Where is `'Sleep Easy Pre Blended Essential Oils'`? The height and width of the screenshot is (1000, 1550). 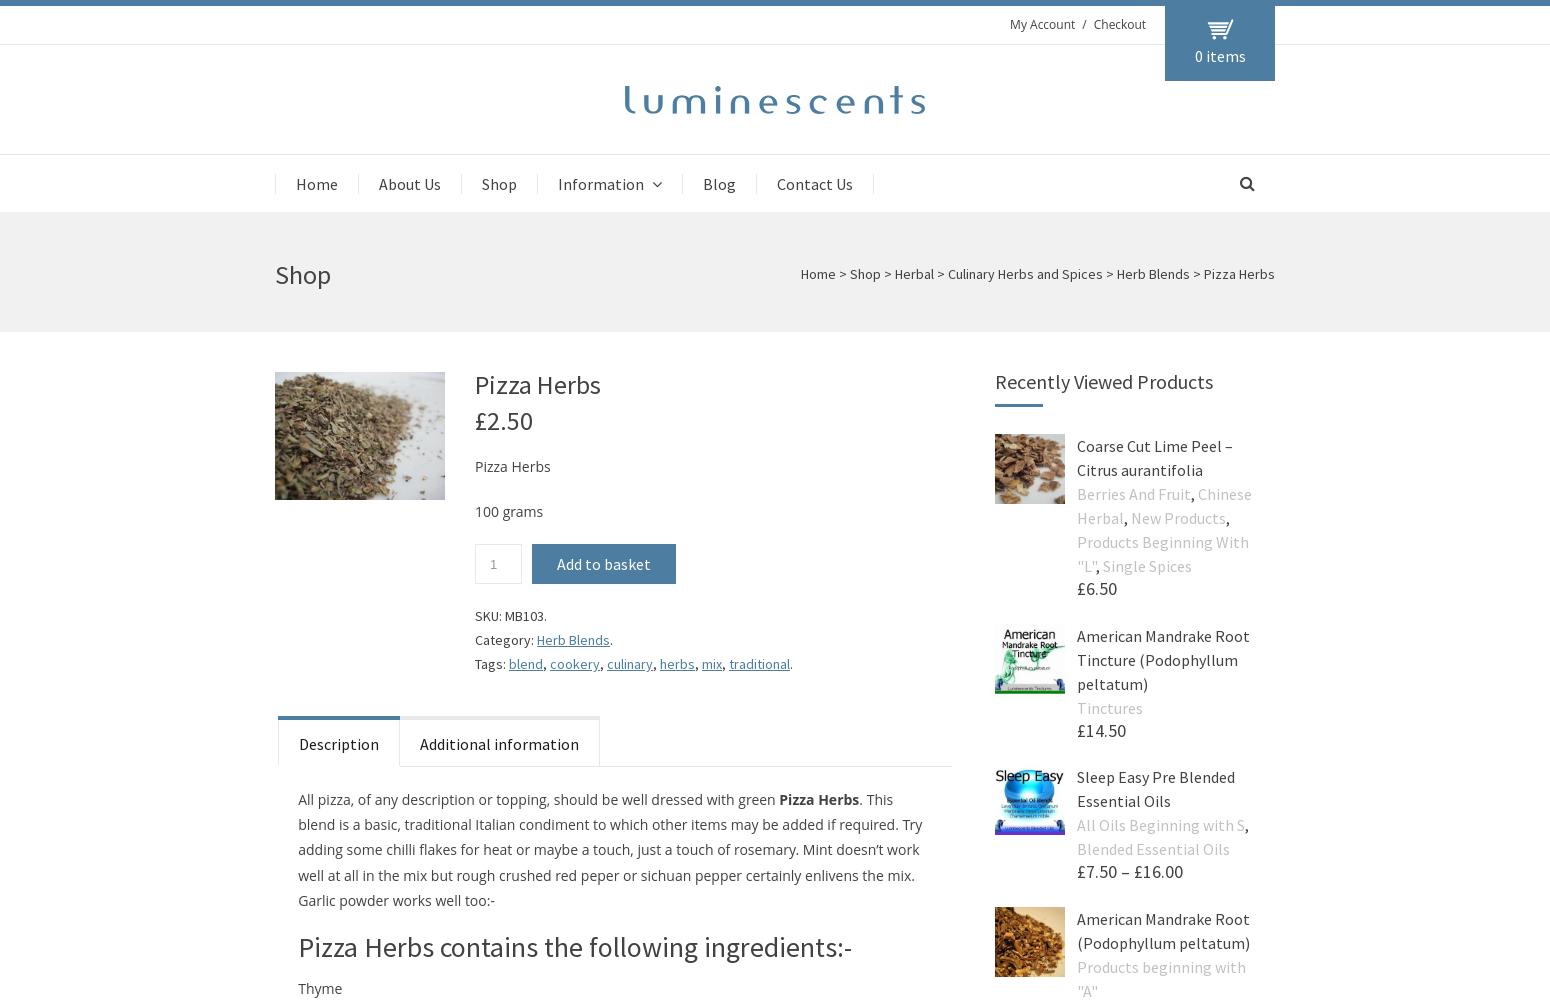
'Sleep Easy Pre Blended Essential Oils' is located at coordinates (1154, 789).